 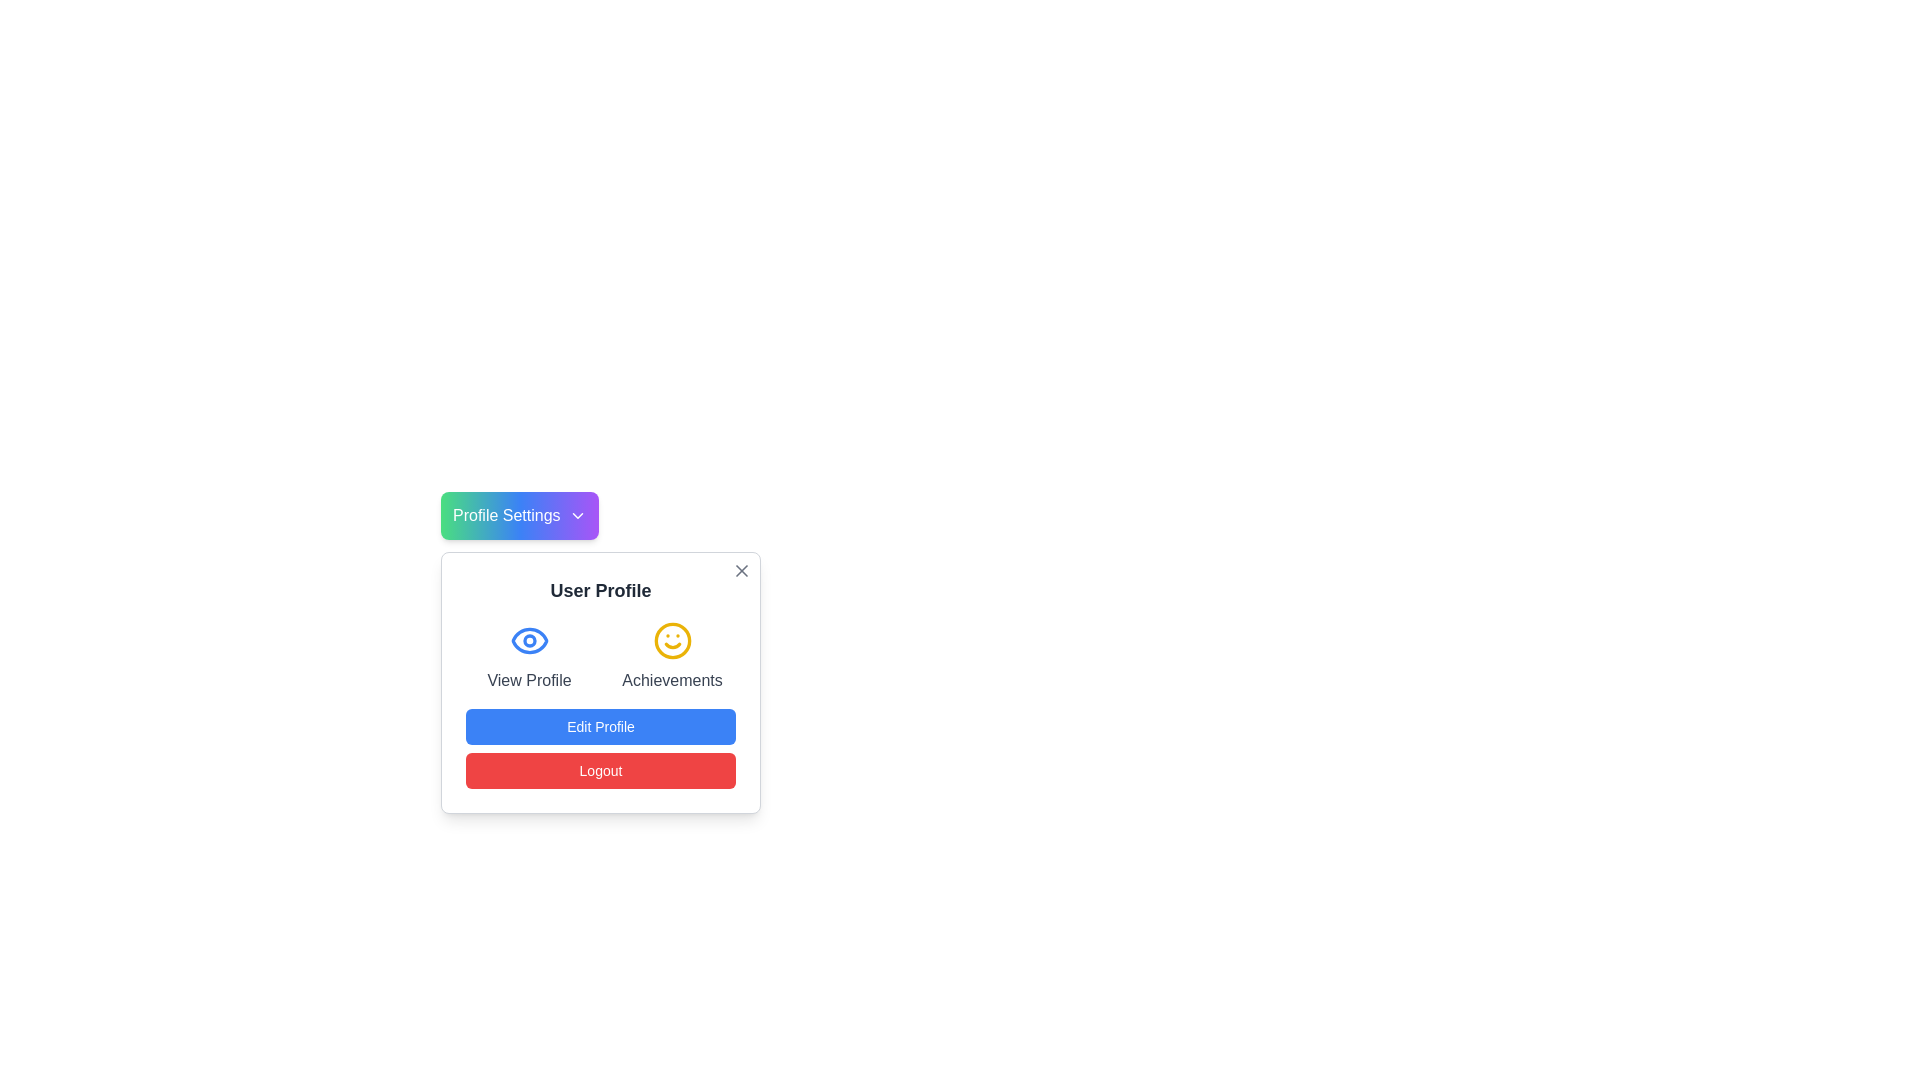 What do you see at coordinates (529, 640) in the screenshot?
I see `the blue eye-shaped icon that symbolizes the 'View Profile' action in the upper-left quadrant of the 'User Profile' modal, positioned above the text 'View Profile'` at bounding box center [529, 640].